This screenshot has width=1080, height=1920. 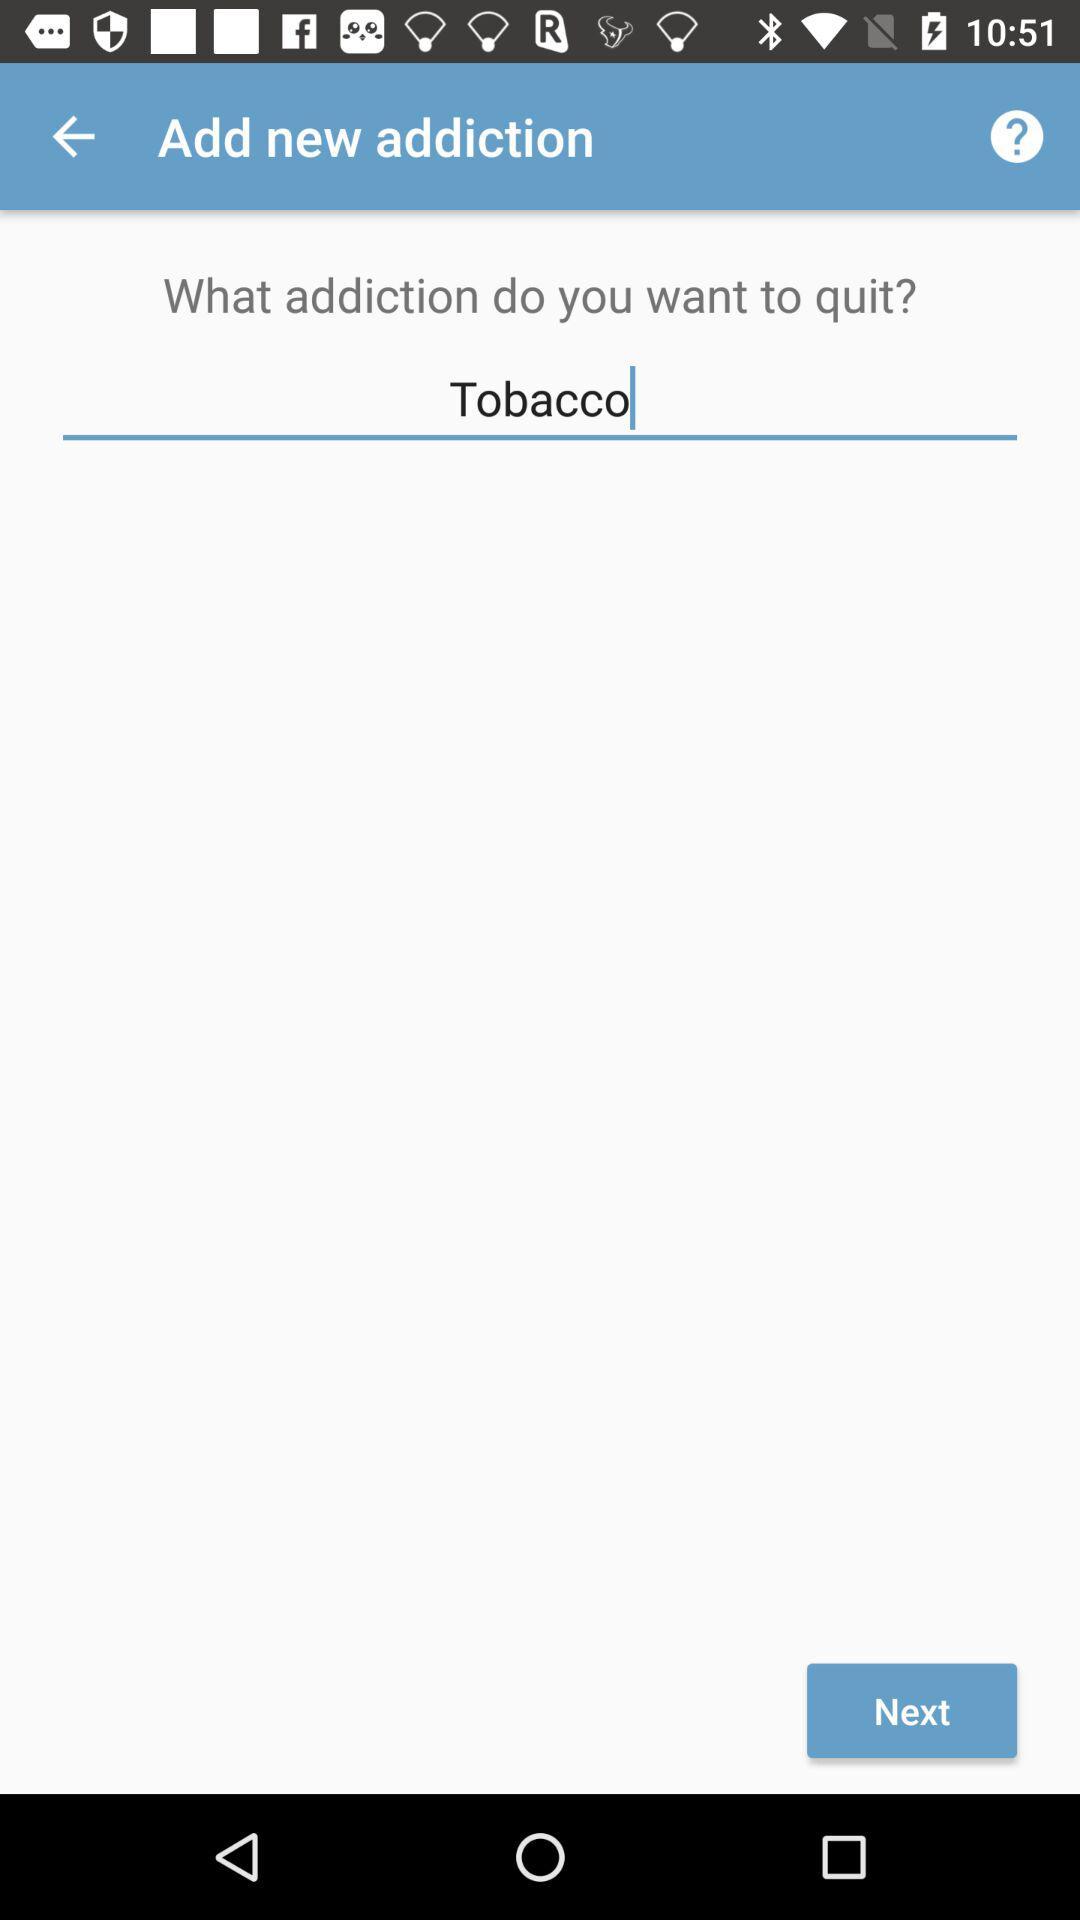 I want to click on the icon to the left of add new addiction item, so click(x=72, y=135).